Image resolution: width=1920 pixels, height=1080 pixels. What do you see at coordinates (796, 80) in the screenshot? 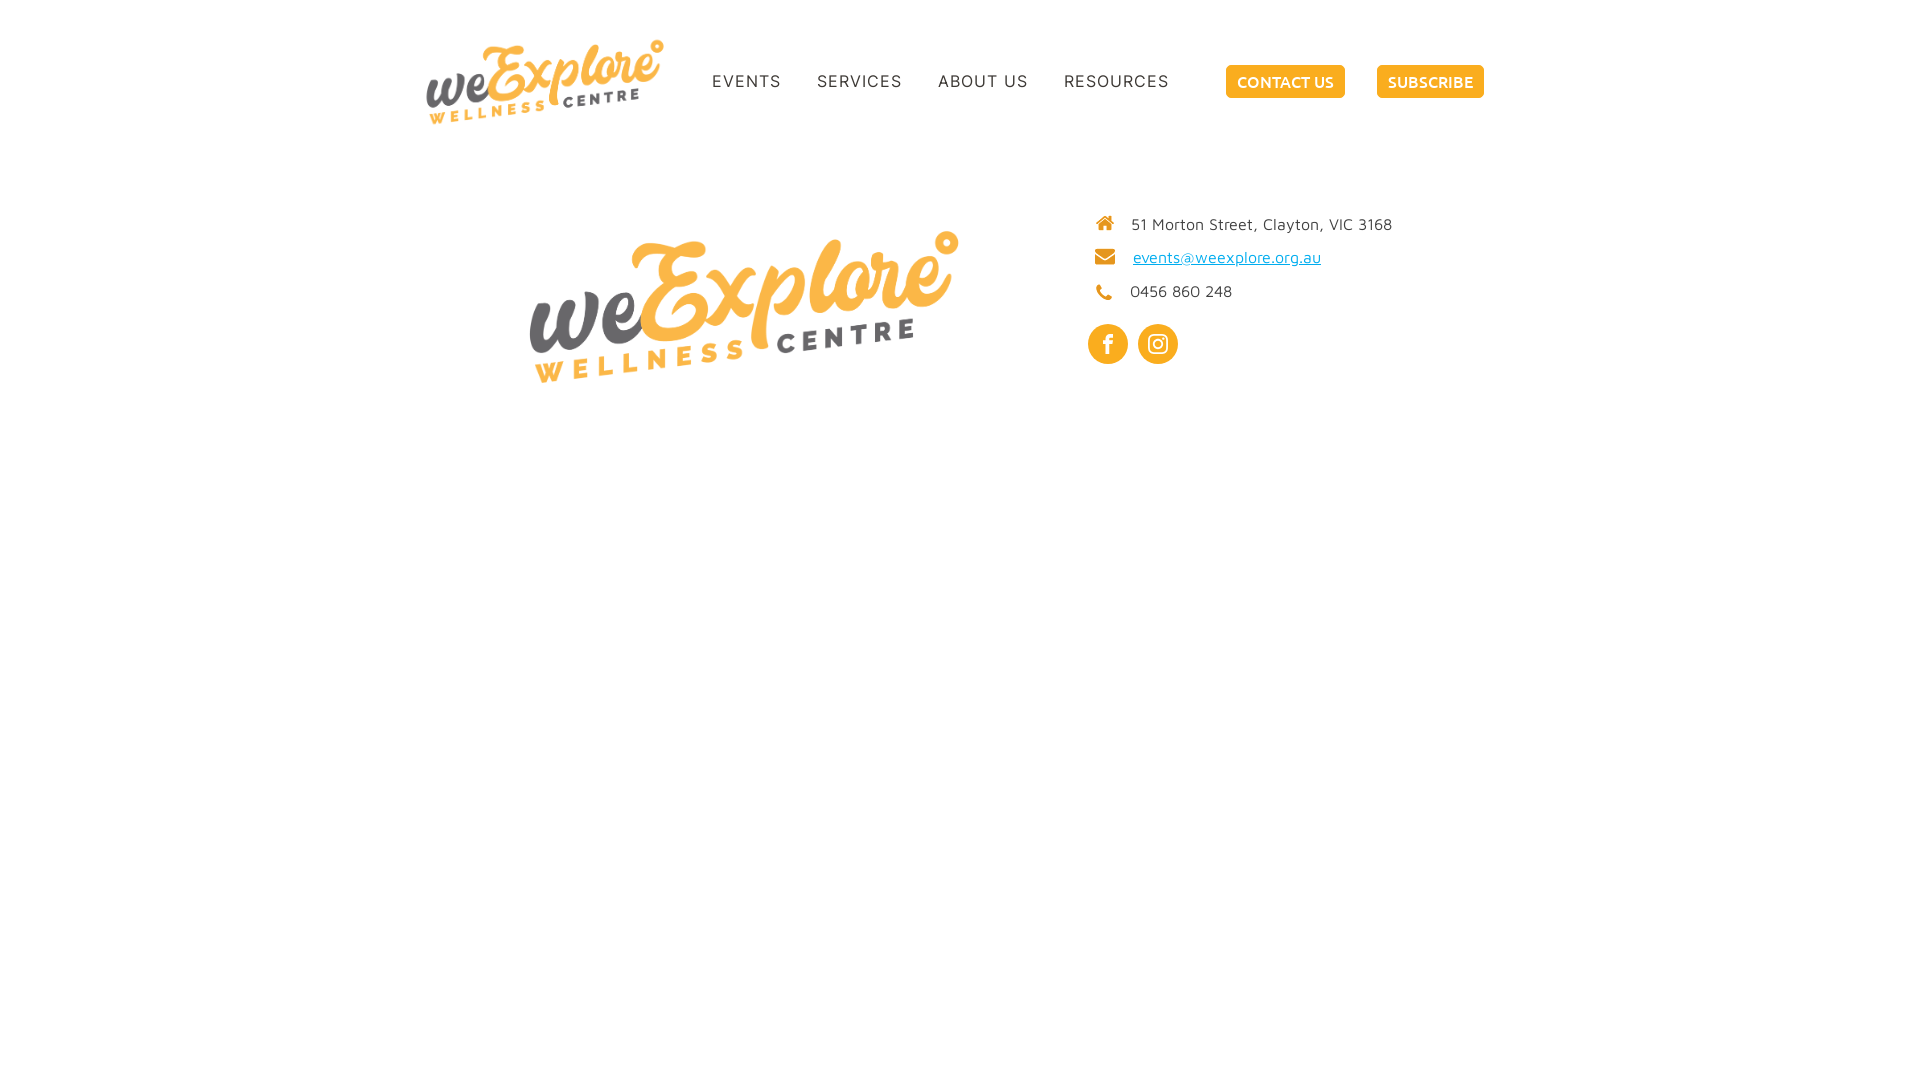
I see `'SERVICES'` at bounding box center [796, 80].